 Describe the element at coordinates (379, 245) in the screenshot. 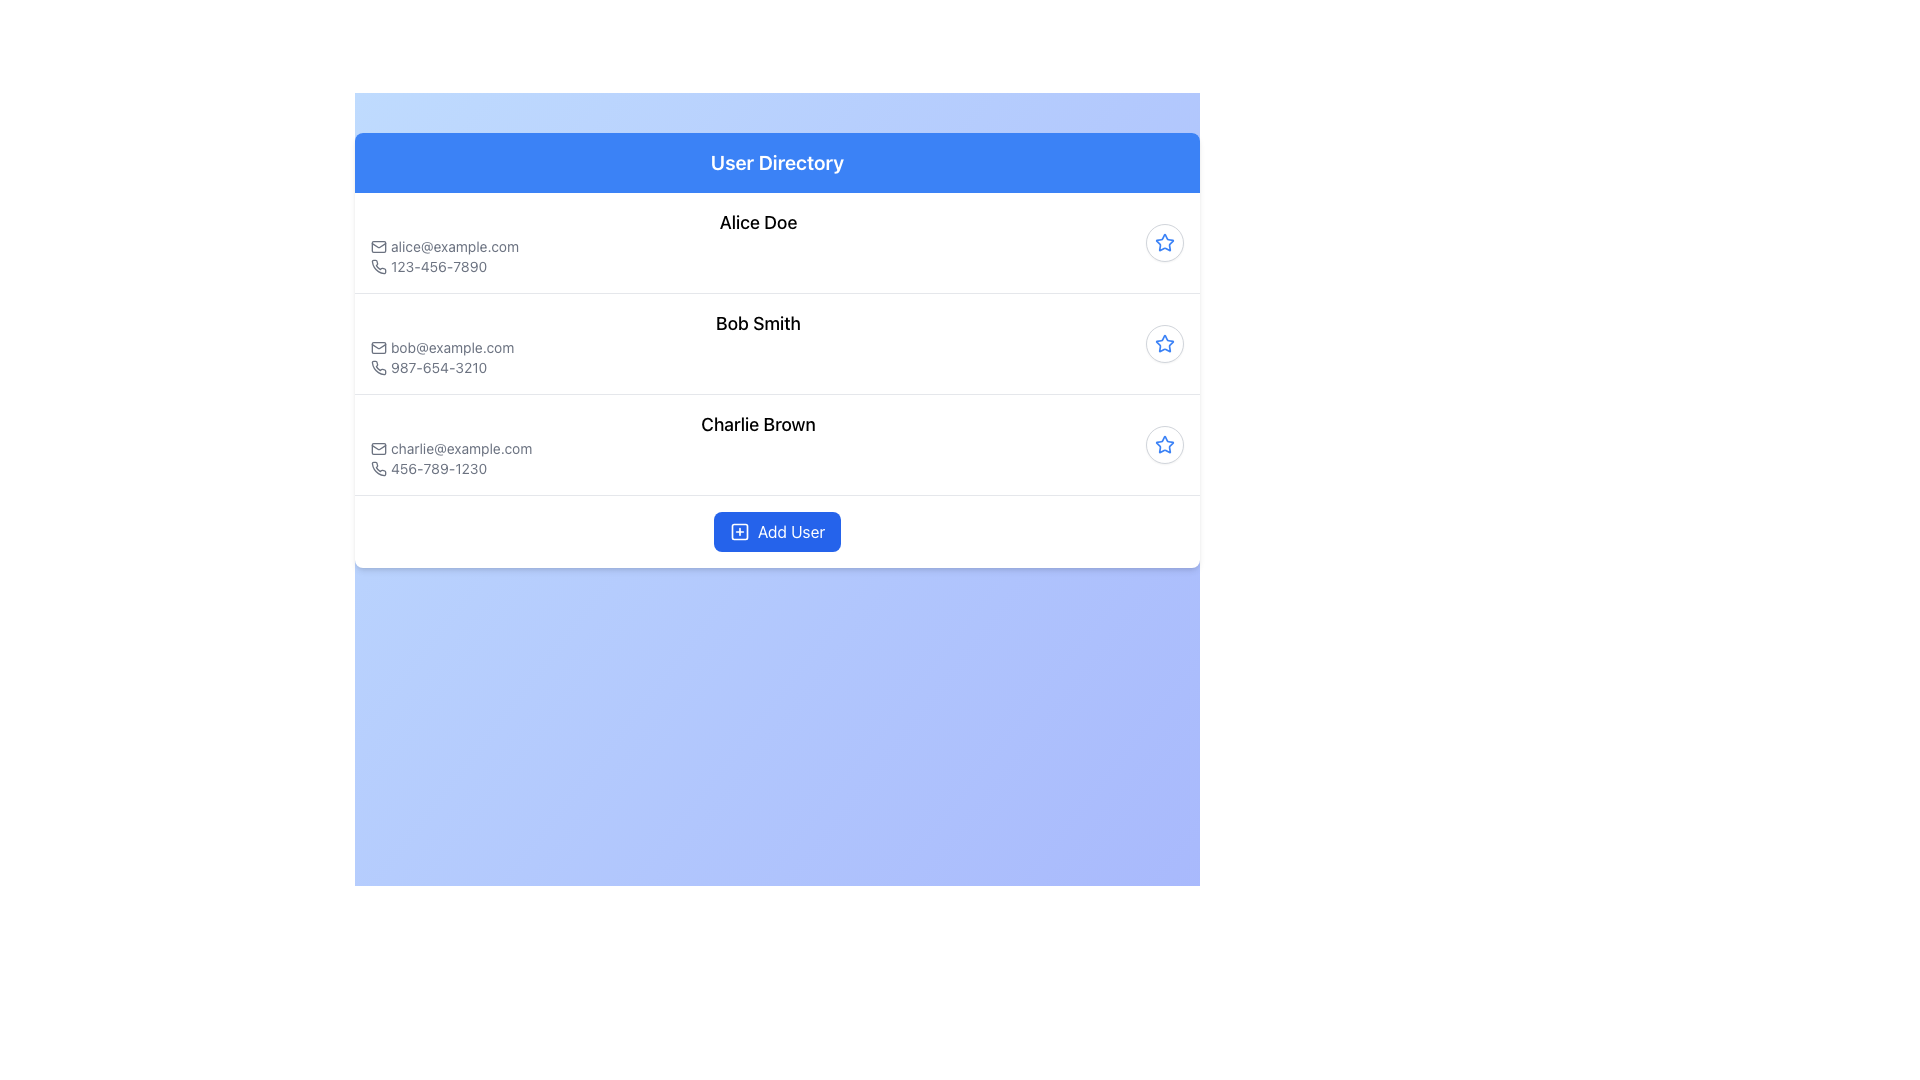

I see `the small mail icon located to the left of the email text 'alice@example.com', which is part of the topmost entry in a list of user details` at that location.